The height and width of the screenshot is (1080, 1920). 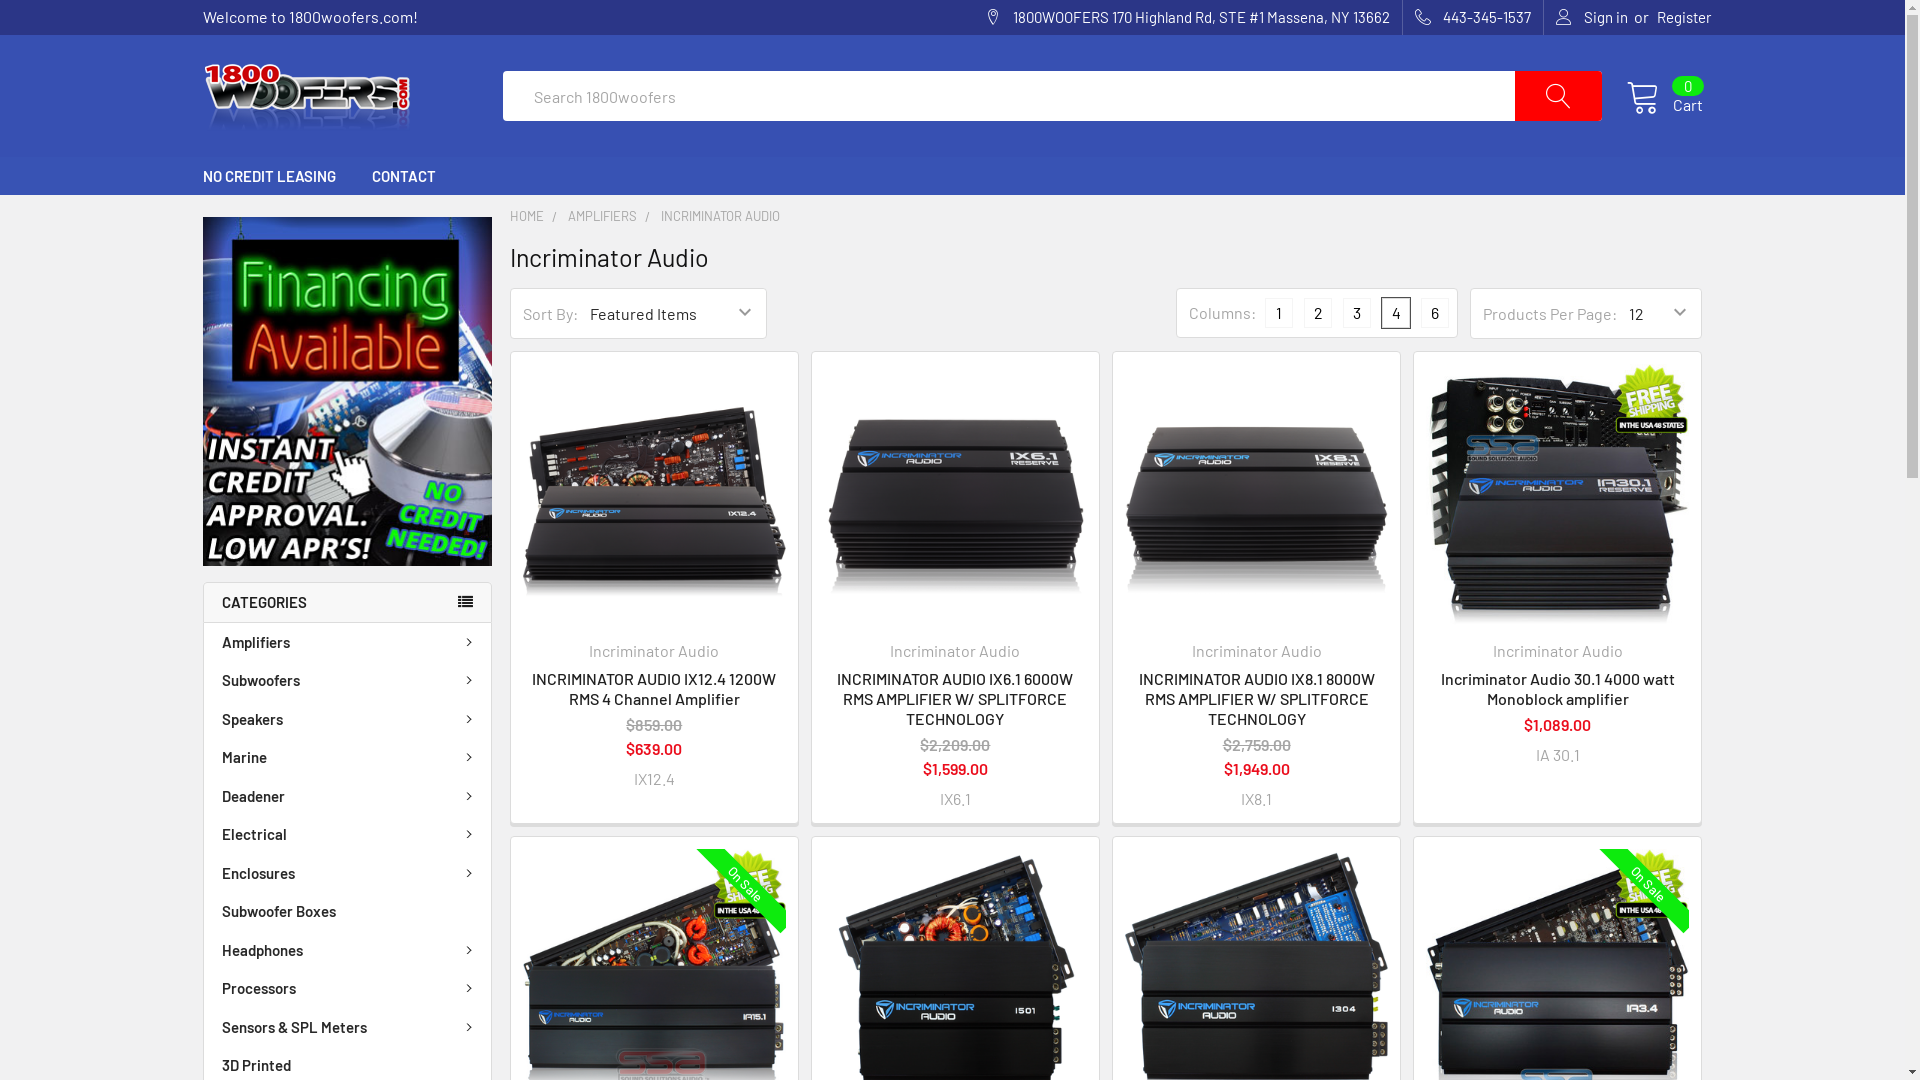 I want to click on 'Subwoofers', so click(x=347, y=679).